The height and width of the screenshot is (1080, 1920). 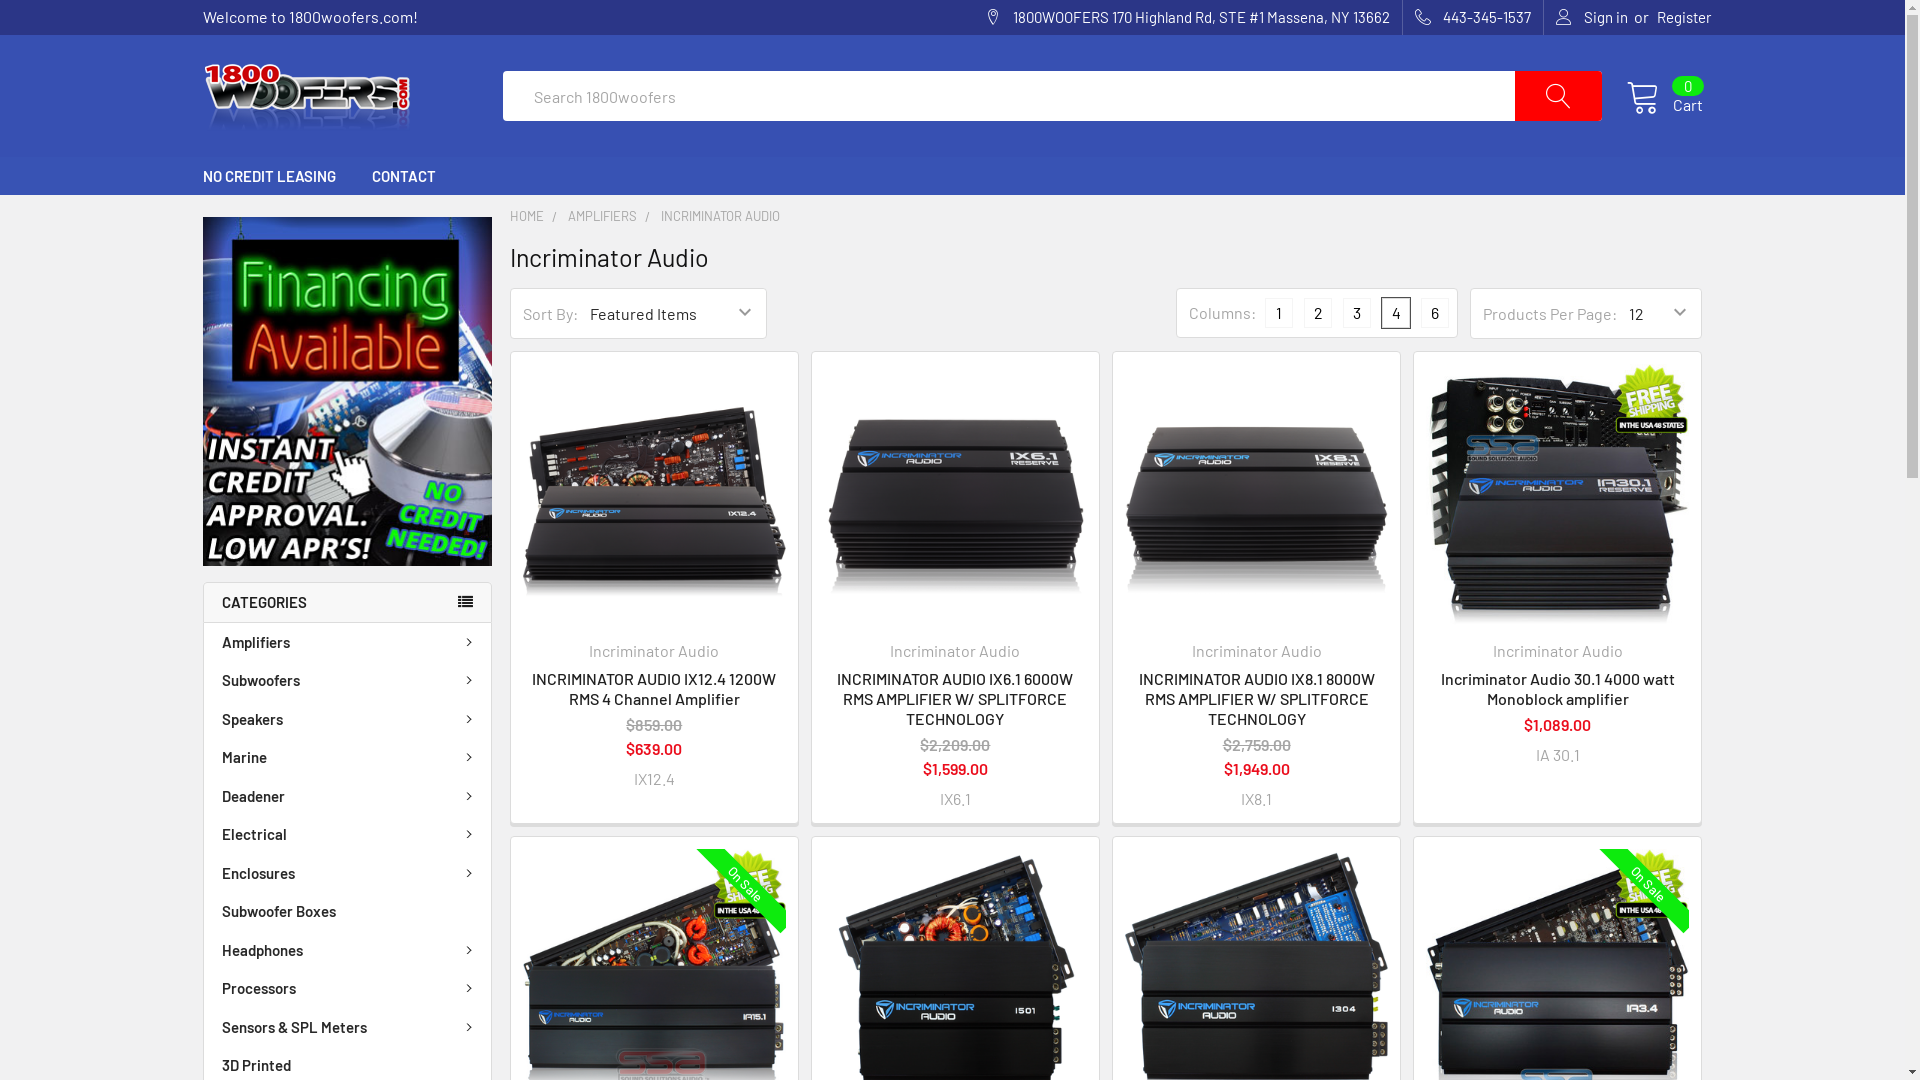 I want to click on 'Subwoofers', so click(x=347, y=679).